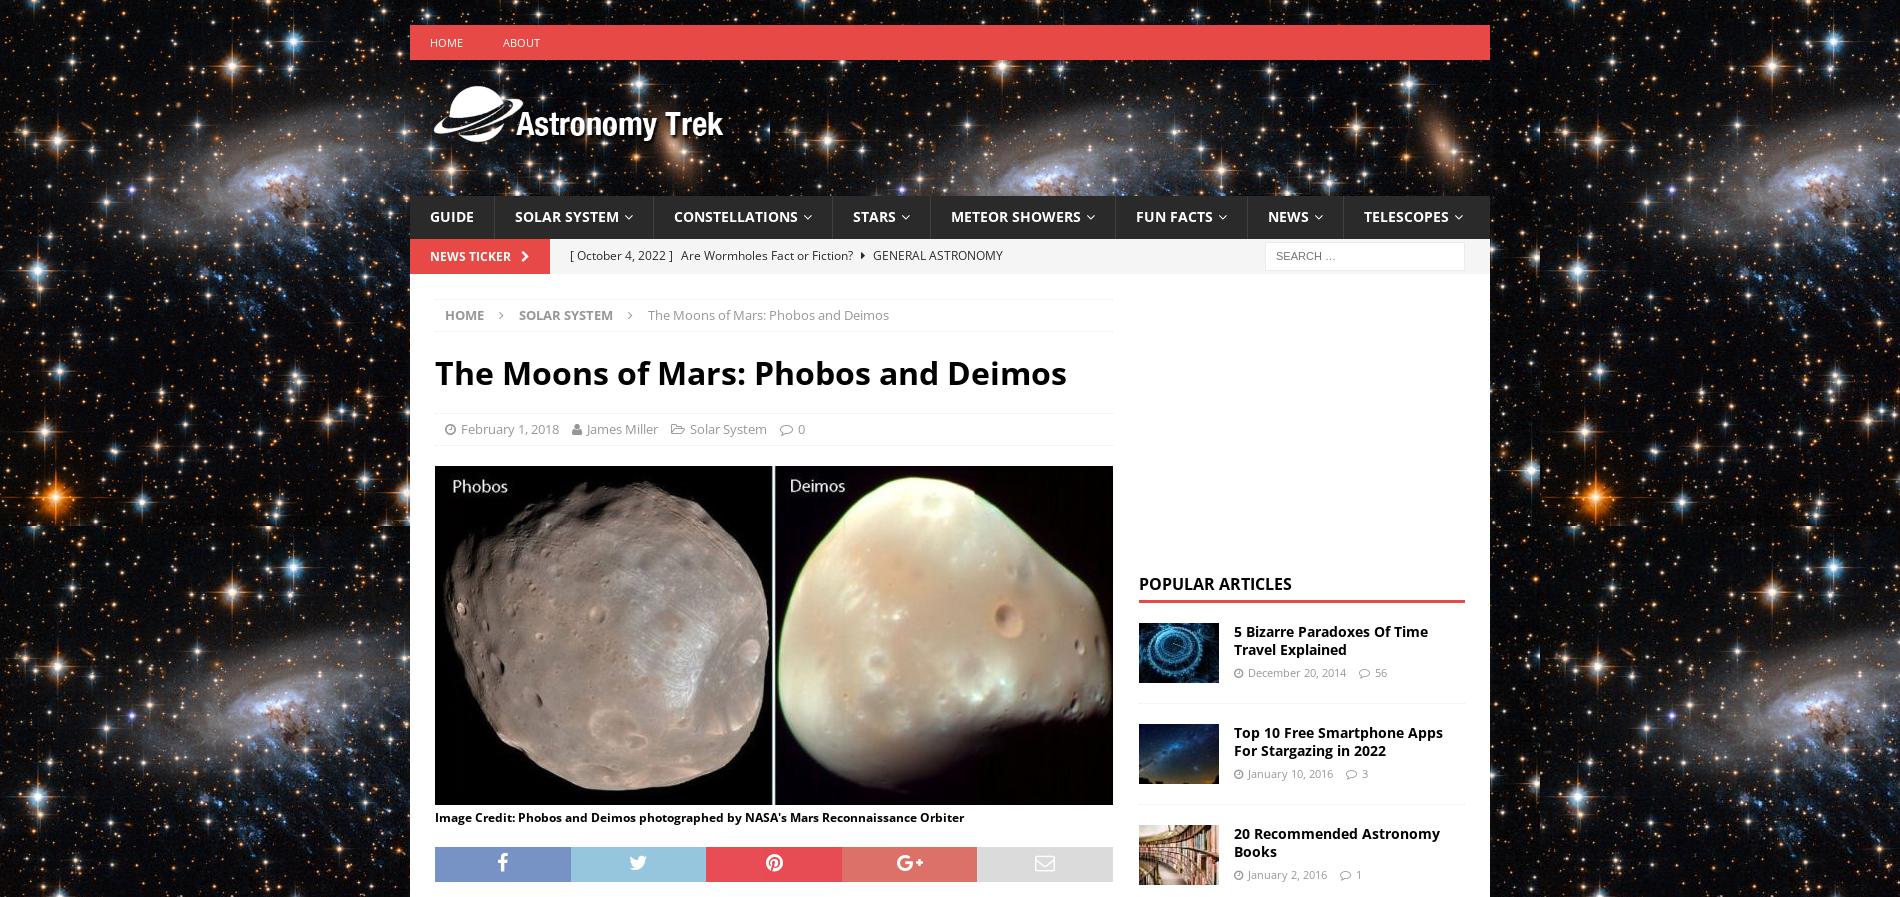 Image resolution: width=1900 pixels, height=897 pixels. Describe the element at coordinates (767, 253) in the screenshot. I see `'Are Wormholes Fact or Fiction?'` at that location.